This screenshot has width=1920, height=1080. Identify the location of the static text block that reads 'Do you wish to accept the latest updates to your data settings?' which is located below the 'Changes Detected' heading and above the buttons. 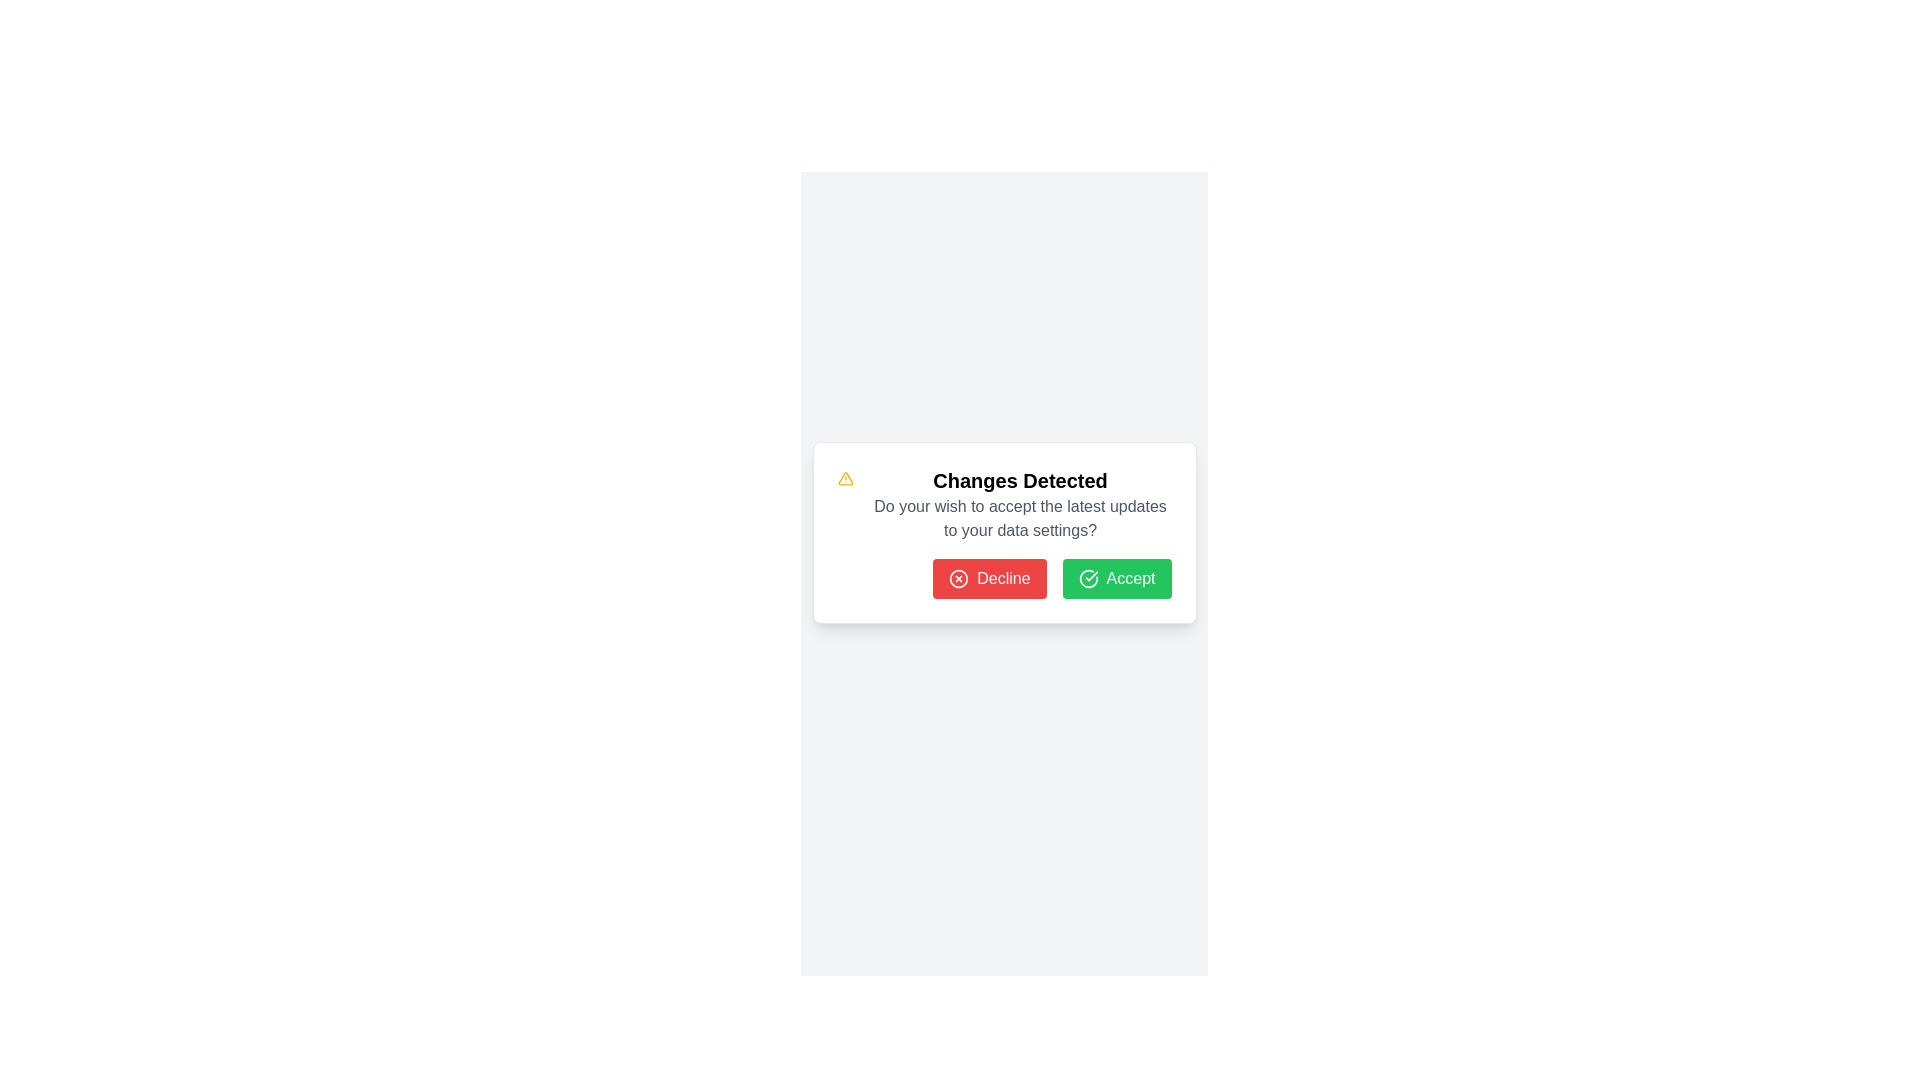
(1020, 518).